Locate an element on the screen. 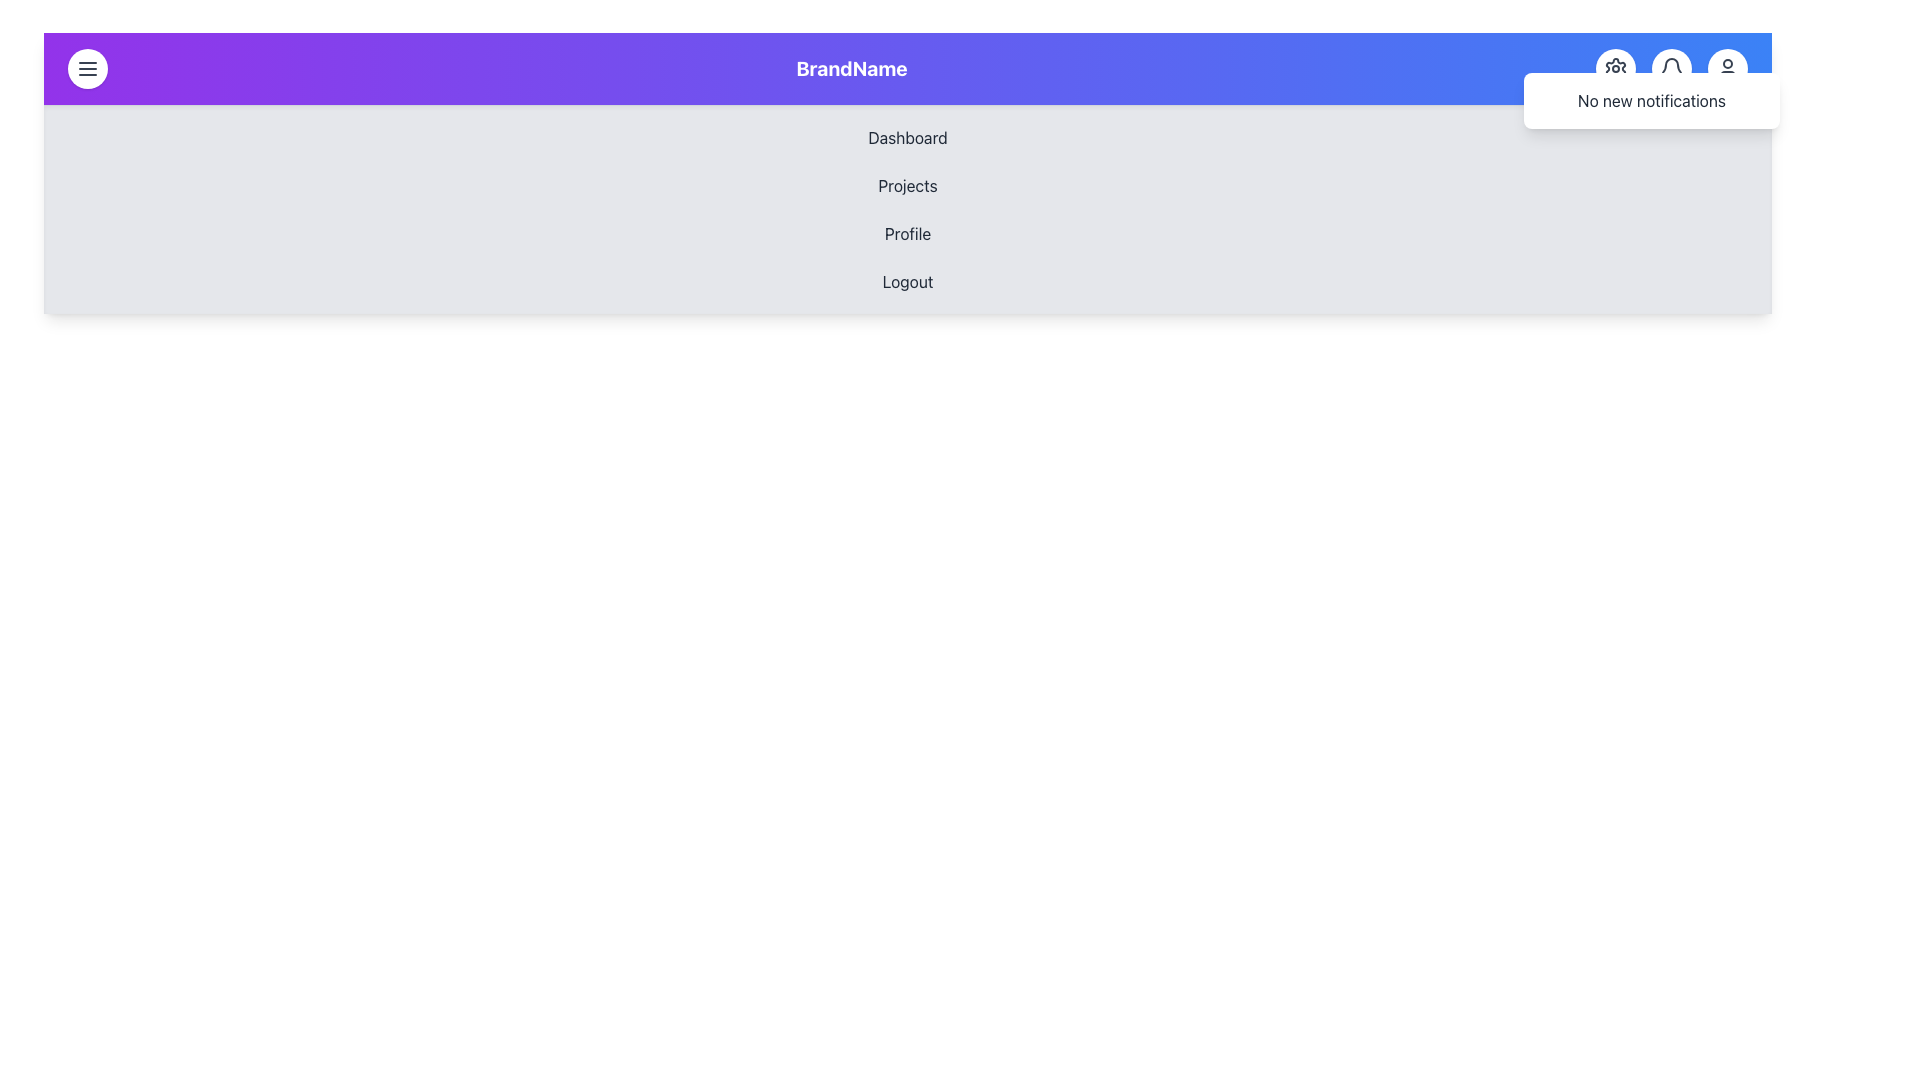  the user profile silhouette icon located in the top-right corner of the navigation bar is located at coordinates (1727, 68).